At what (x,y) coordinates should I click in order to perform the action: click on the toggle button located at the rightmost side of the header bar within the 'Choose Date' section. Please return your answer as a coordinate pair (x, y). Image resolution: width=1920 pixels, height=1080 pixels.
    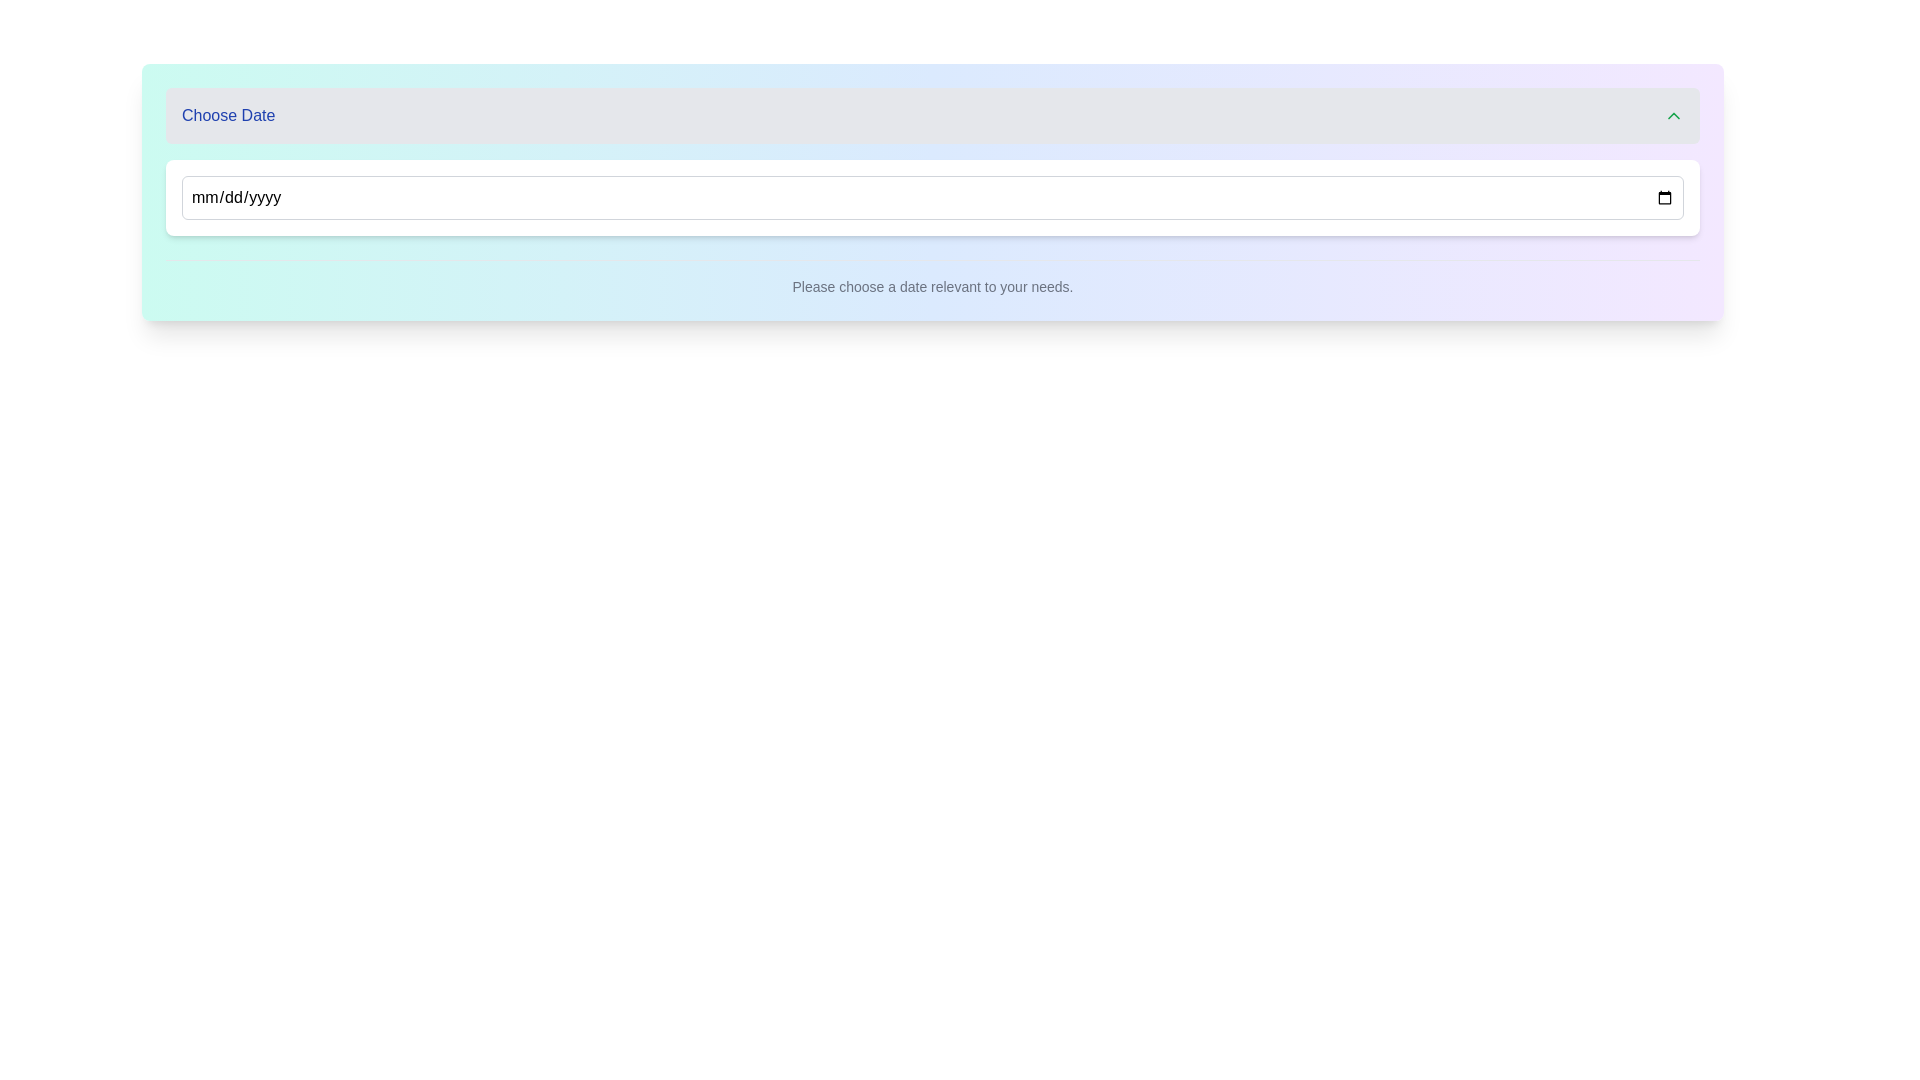
    Looking at the image, I should click on (1674, 115).